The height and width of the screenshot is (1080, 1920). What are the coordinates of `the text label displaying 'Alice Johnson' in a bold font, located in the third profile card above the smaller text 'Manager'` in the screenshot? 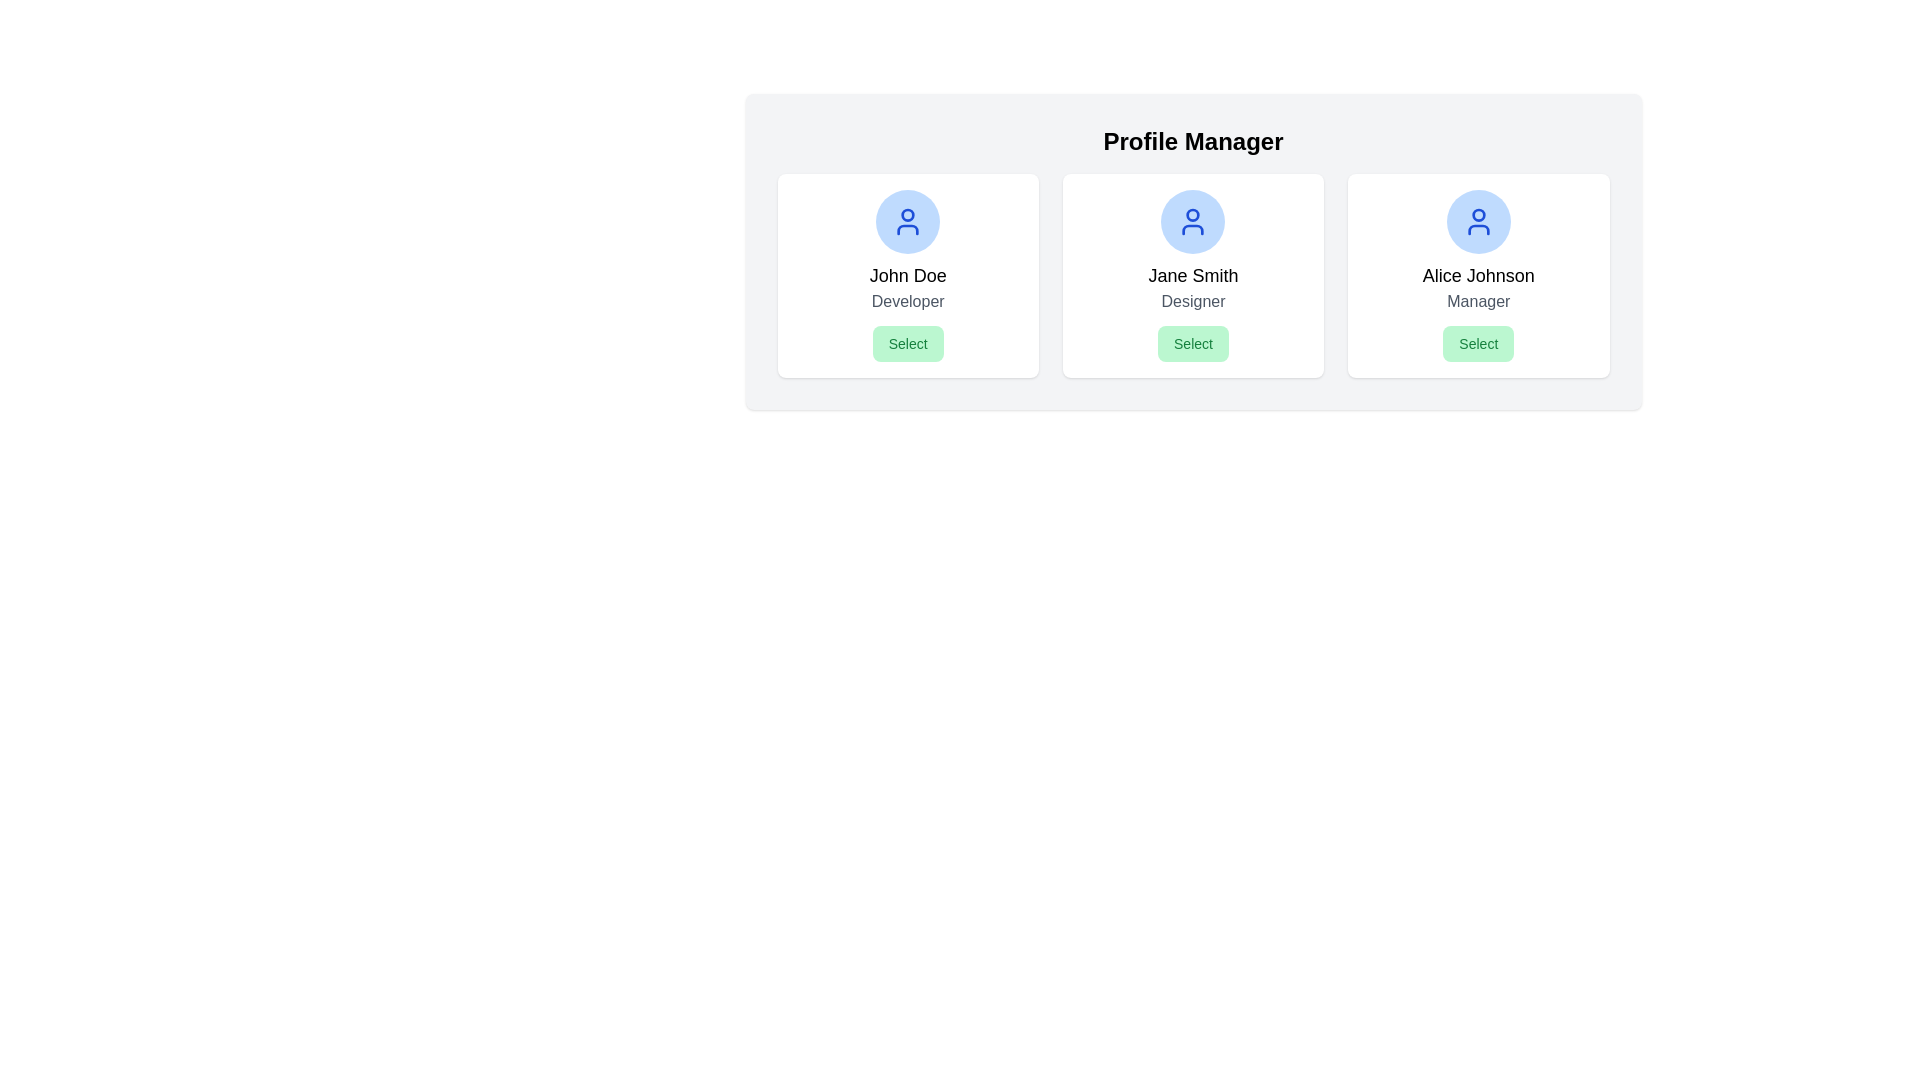 It's located at (1478, 276).